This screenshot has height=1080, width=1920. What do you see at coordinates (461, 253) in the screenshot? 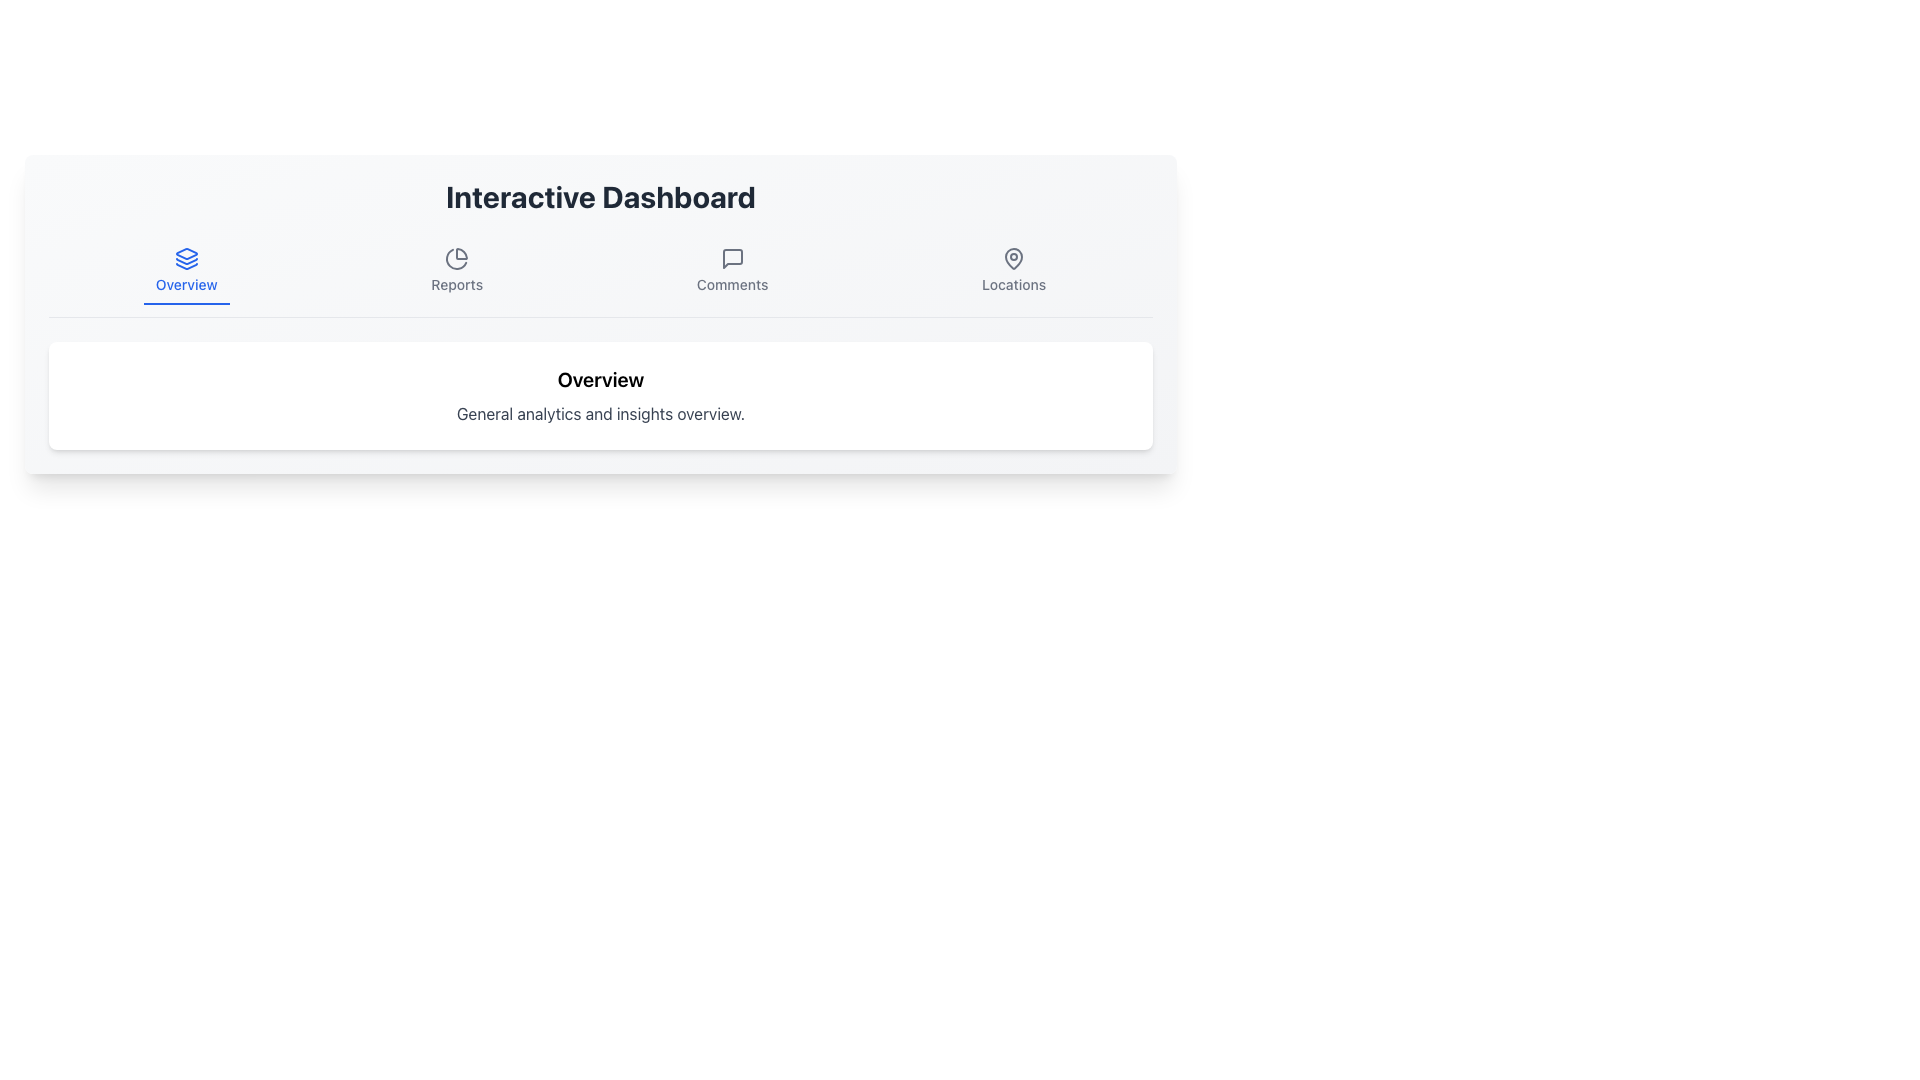
I see `the right-most segment of the pie chart icon, which is located to the right of the 'Interactive Dashboard' title and adjacent to the 'Reports' text label` at bounding box center [461, 253].